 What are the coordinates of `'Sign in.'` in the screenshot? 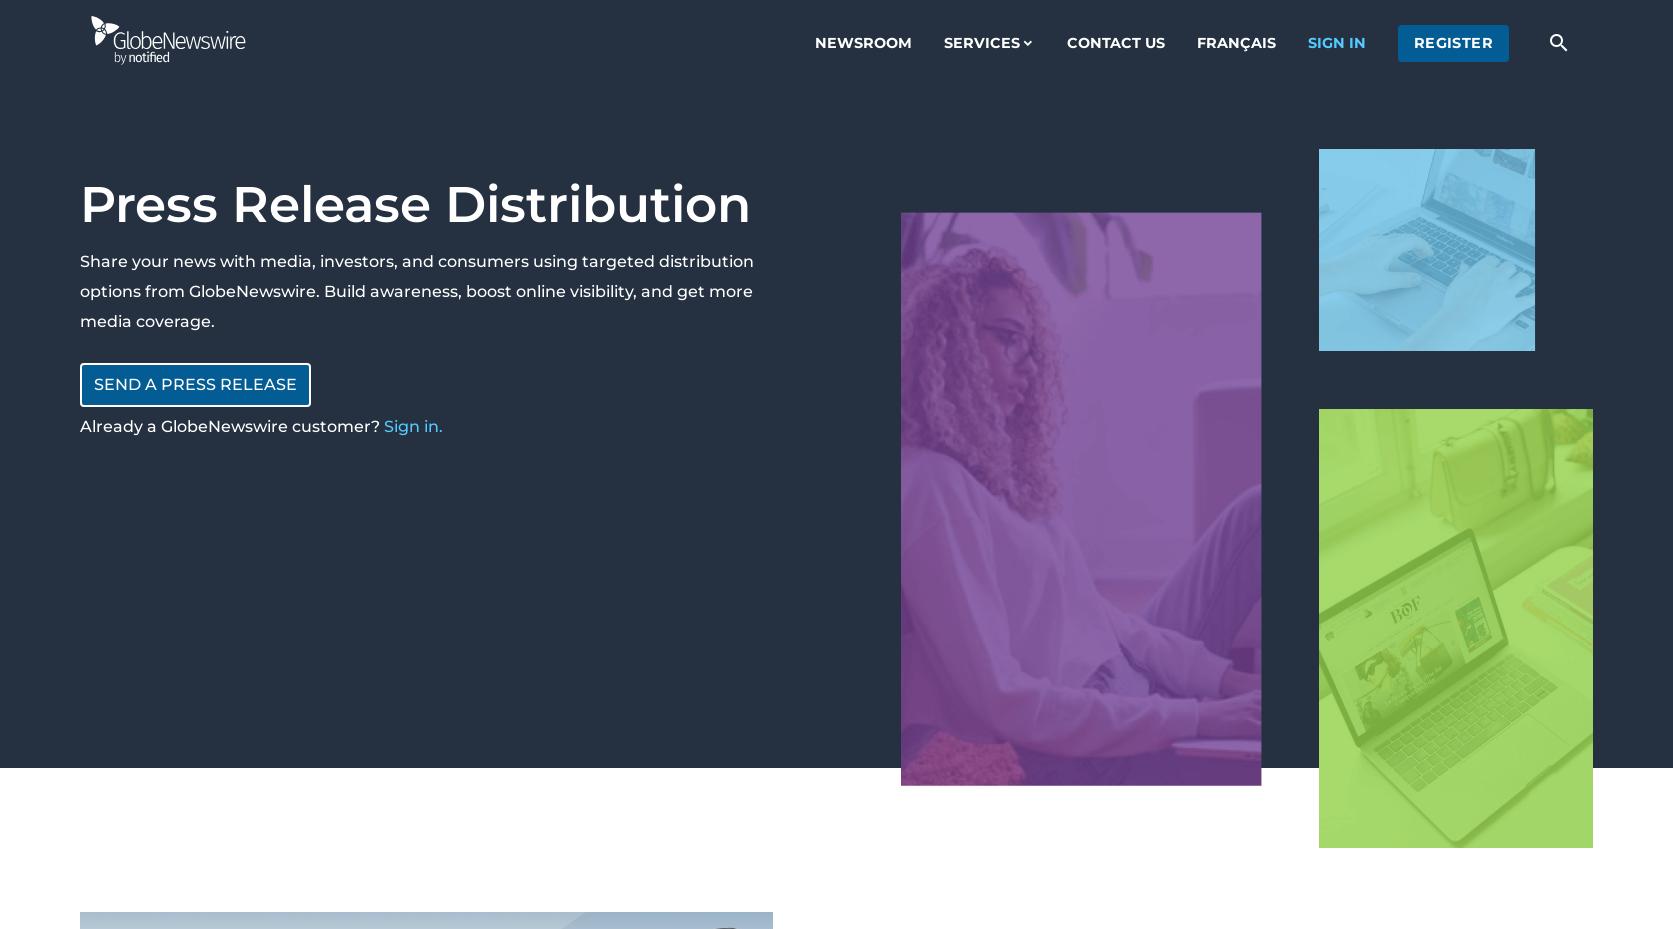 It's located at (412, 425).